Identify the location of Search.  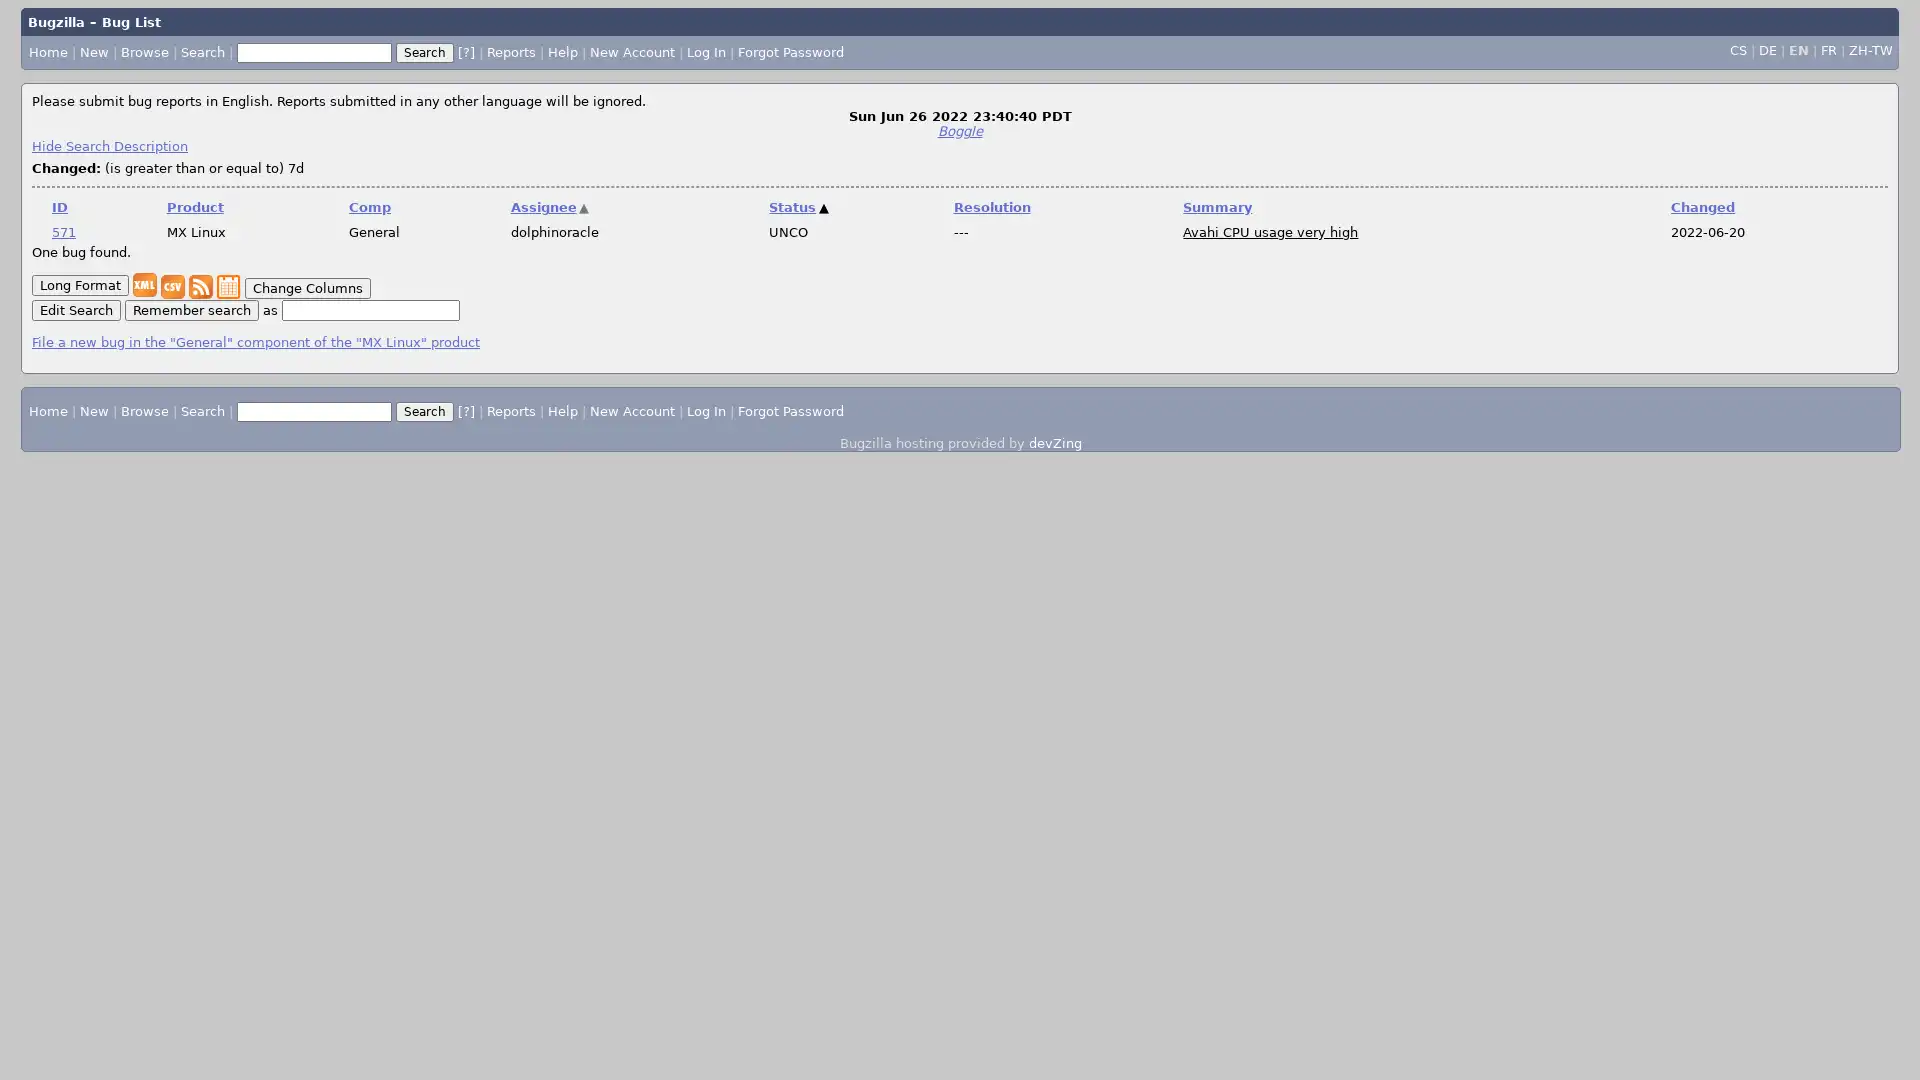
(422, 50).